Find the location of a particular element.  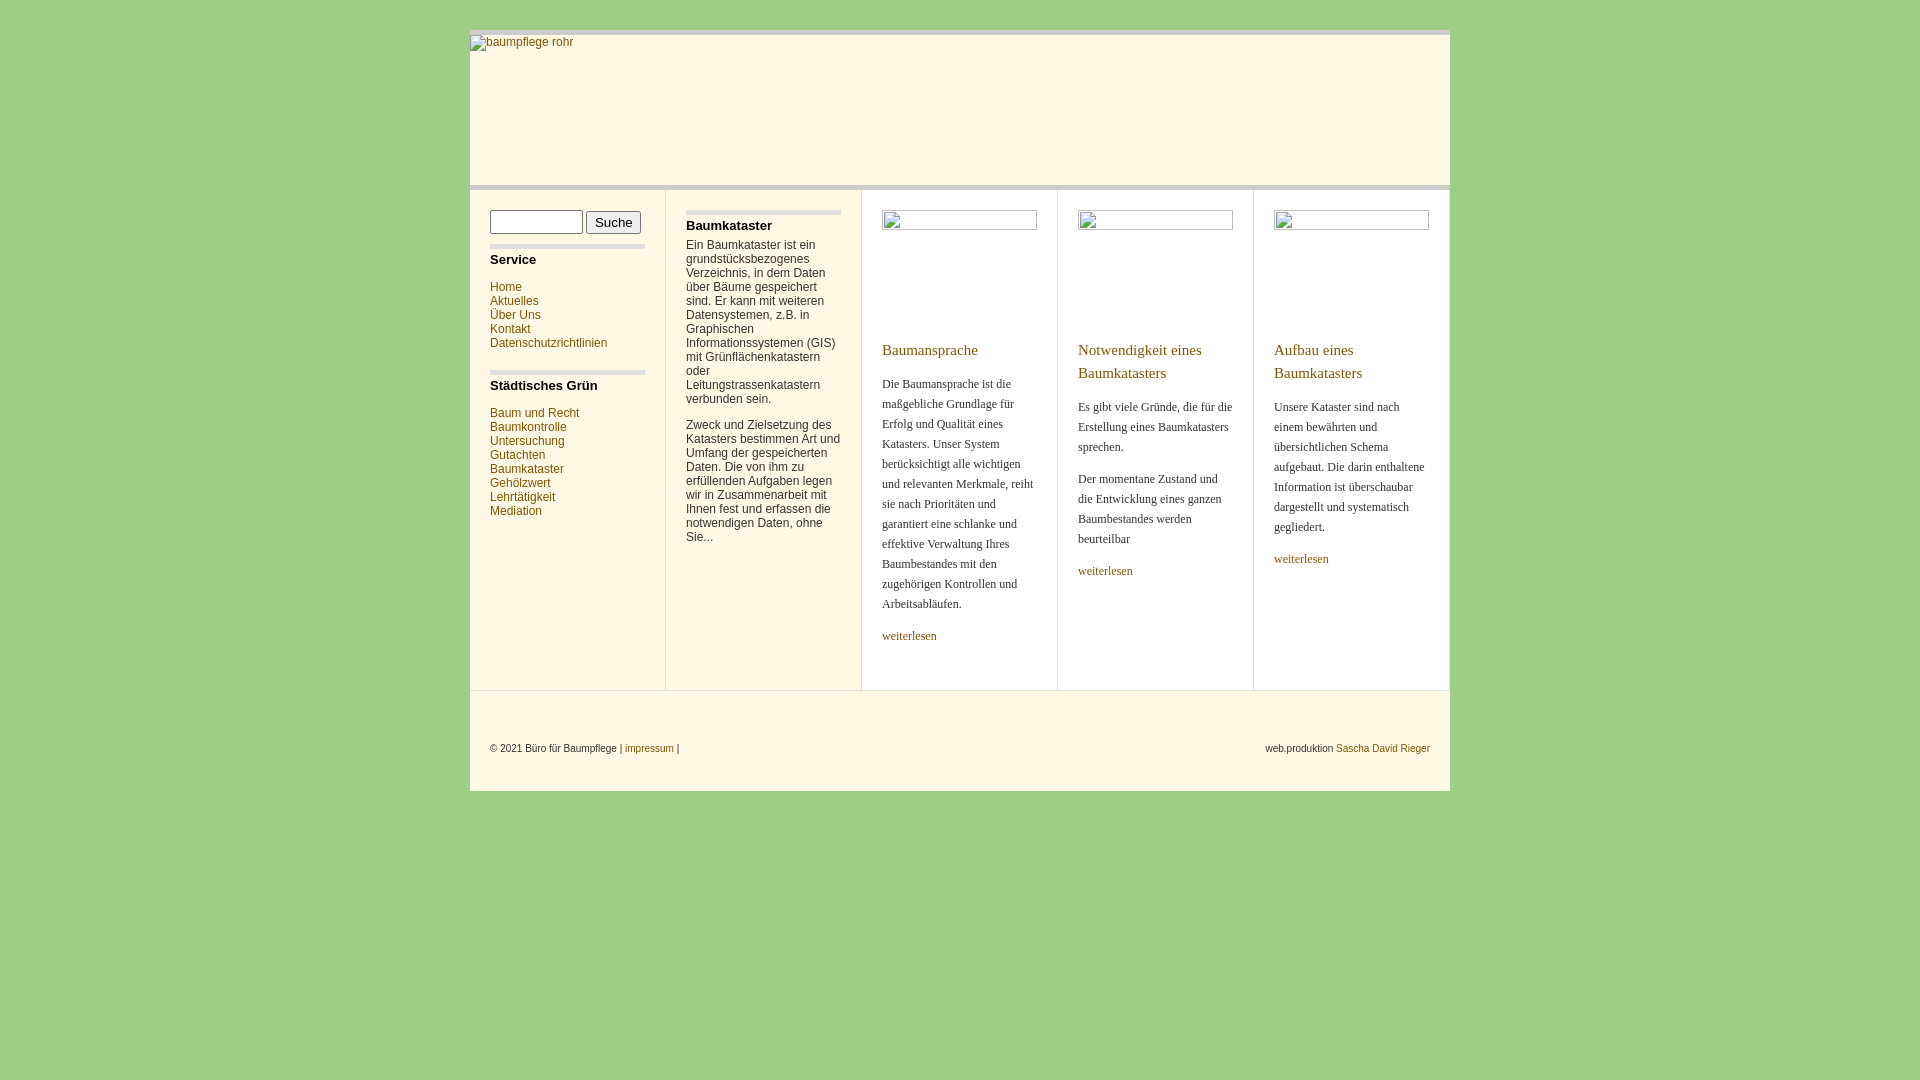

'Aktuelles' is located at coordinates (514, 300).